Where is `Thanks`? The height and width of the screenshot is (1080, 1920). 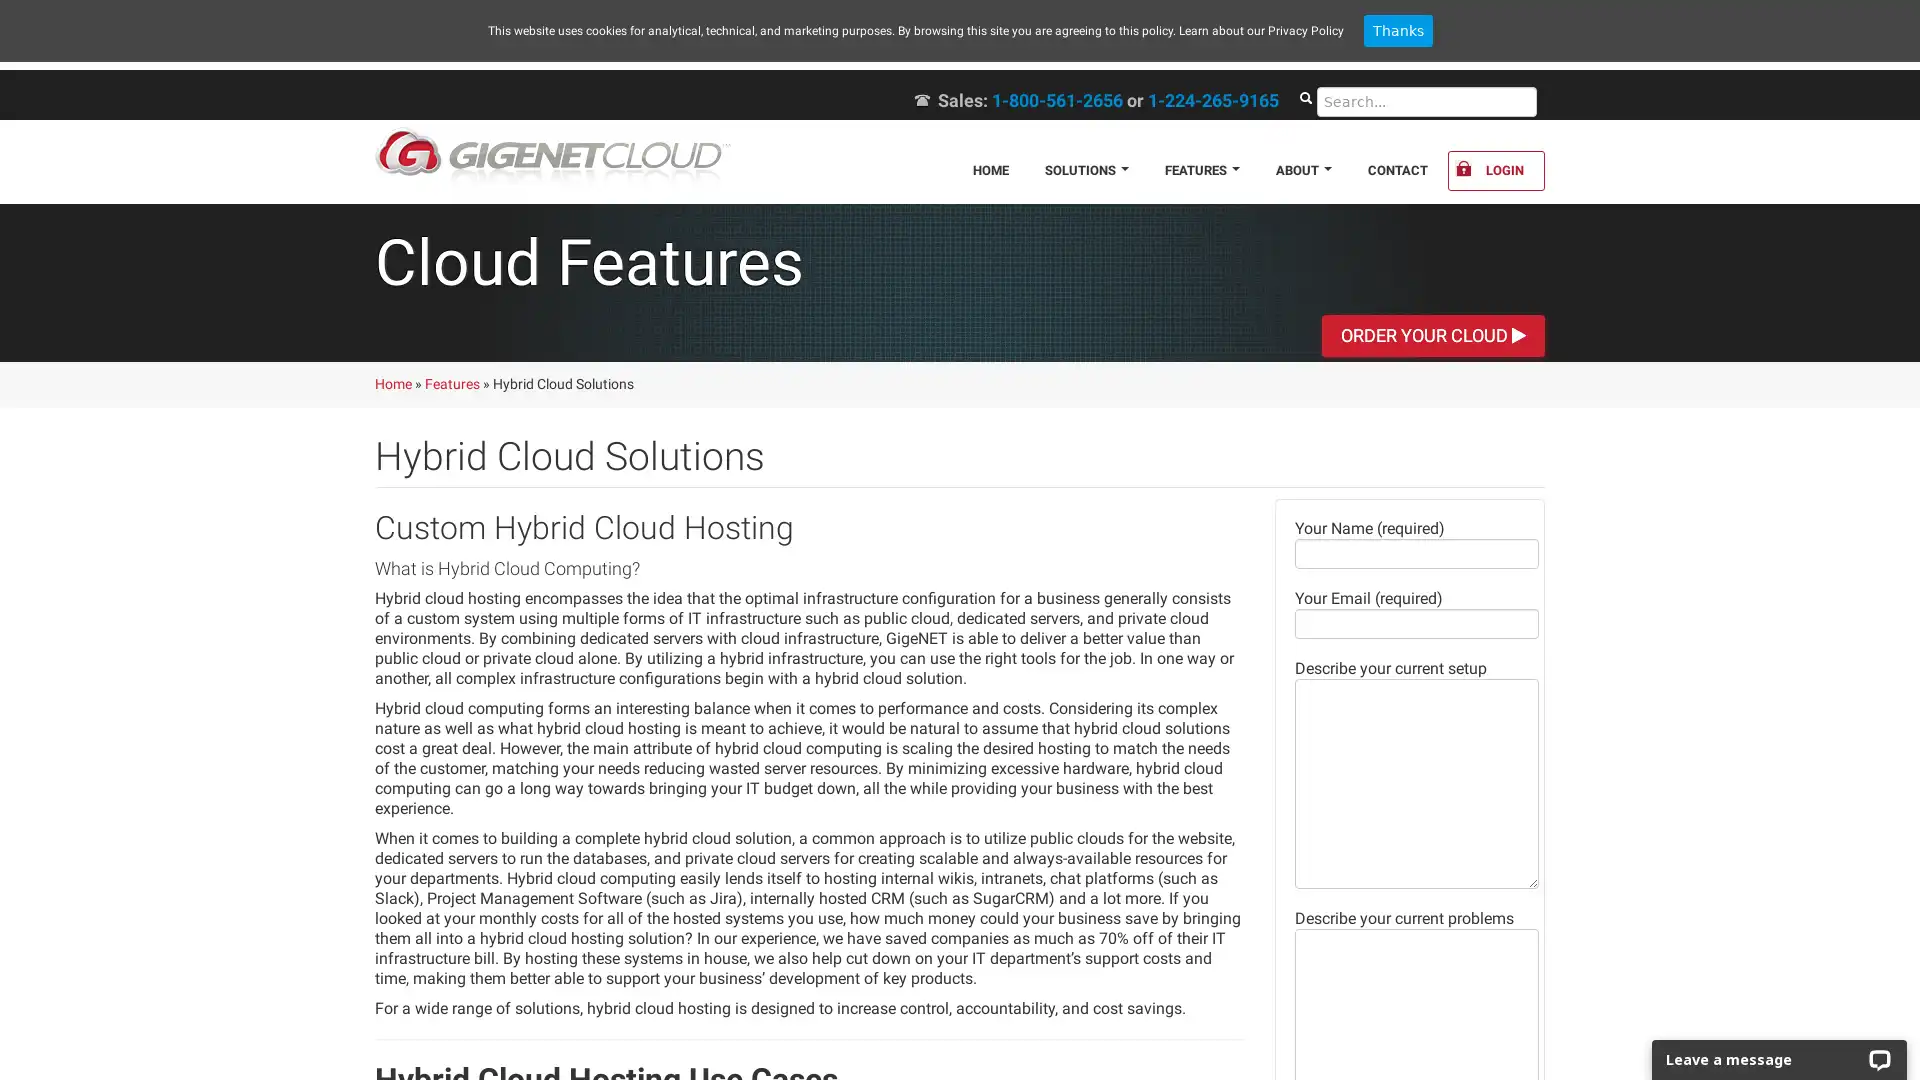 Thanks is located at coordinates (1396, 30).